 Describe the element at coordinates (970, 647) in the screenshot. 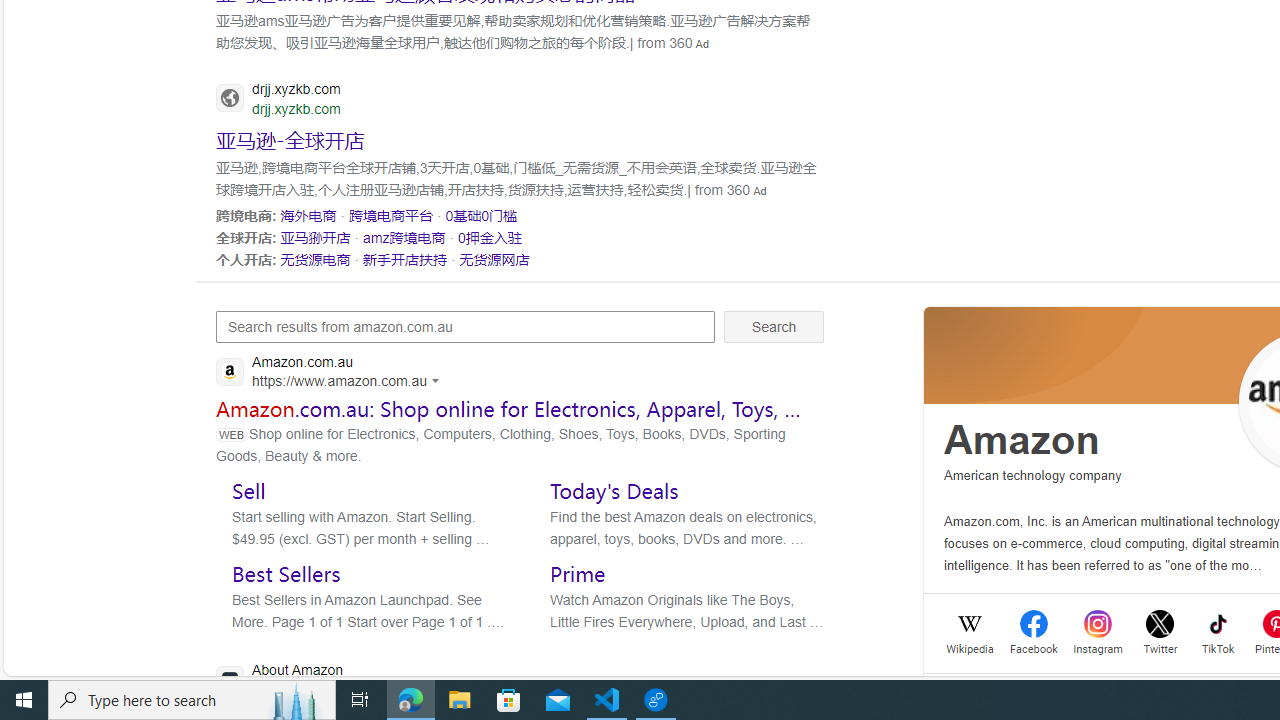

I see `'Wikipedia'` at that location.